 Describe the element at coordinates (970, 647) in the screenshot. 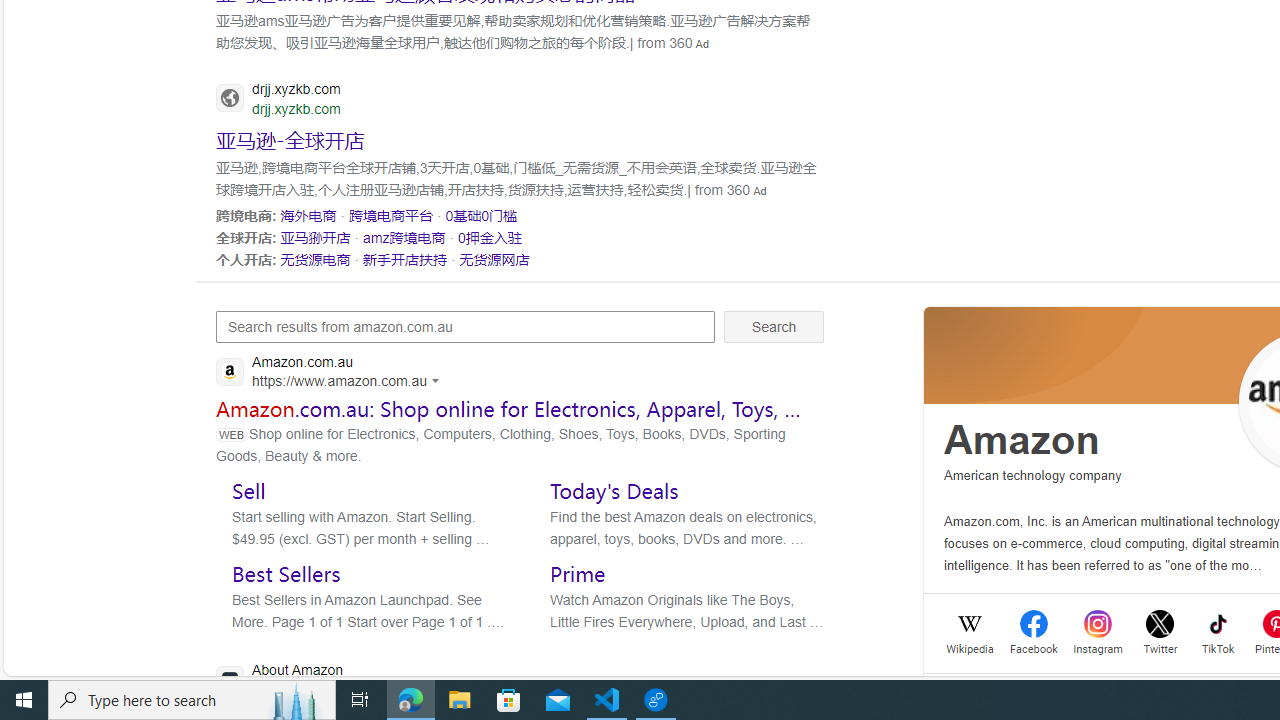

I see `'Wikipedia'` at that location.